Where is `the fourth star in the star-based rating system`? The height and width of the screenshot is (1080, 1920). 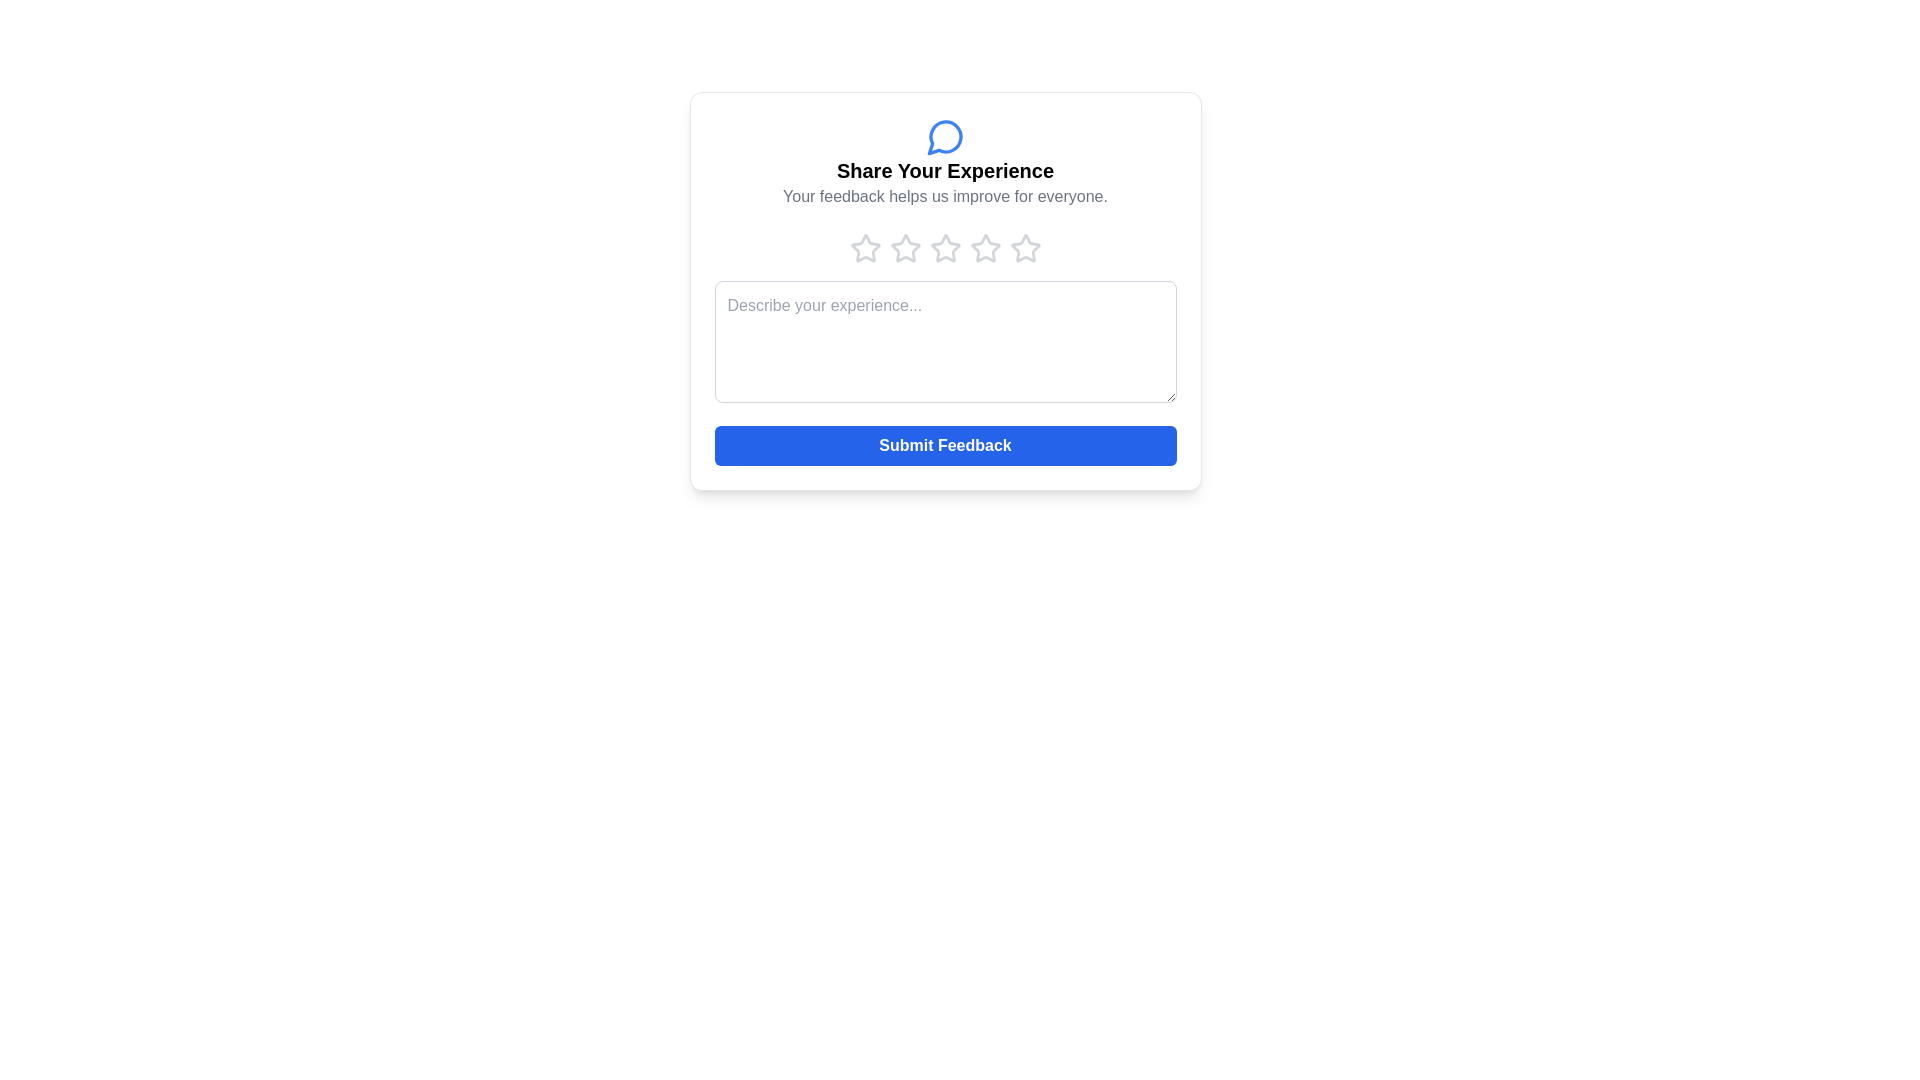 the fourth star in the star-based rating system is located at coordinates (985, 248).